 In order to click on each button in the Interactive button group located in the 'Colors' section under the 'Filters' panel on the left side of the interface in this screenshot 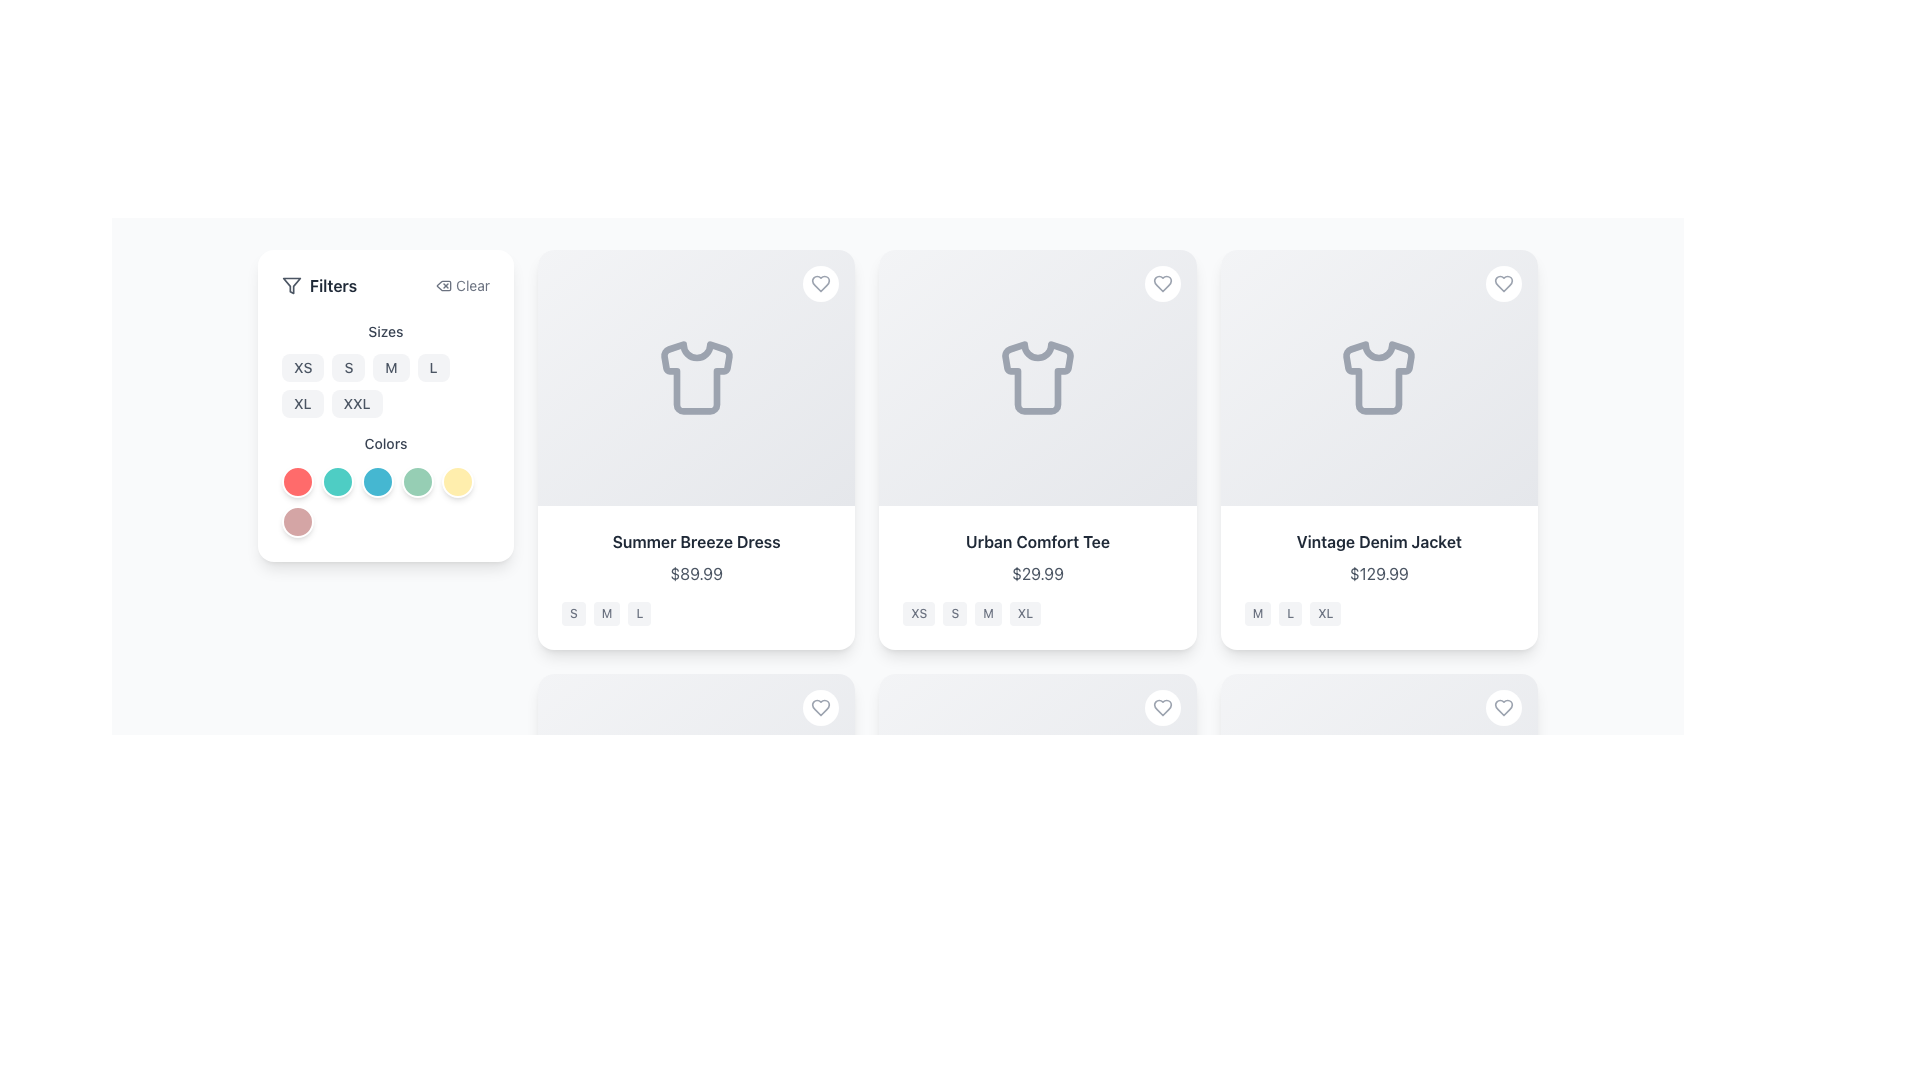, I will do `click(385, 500)`.